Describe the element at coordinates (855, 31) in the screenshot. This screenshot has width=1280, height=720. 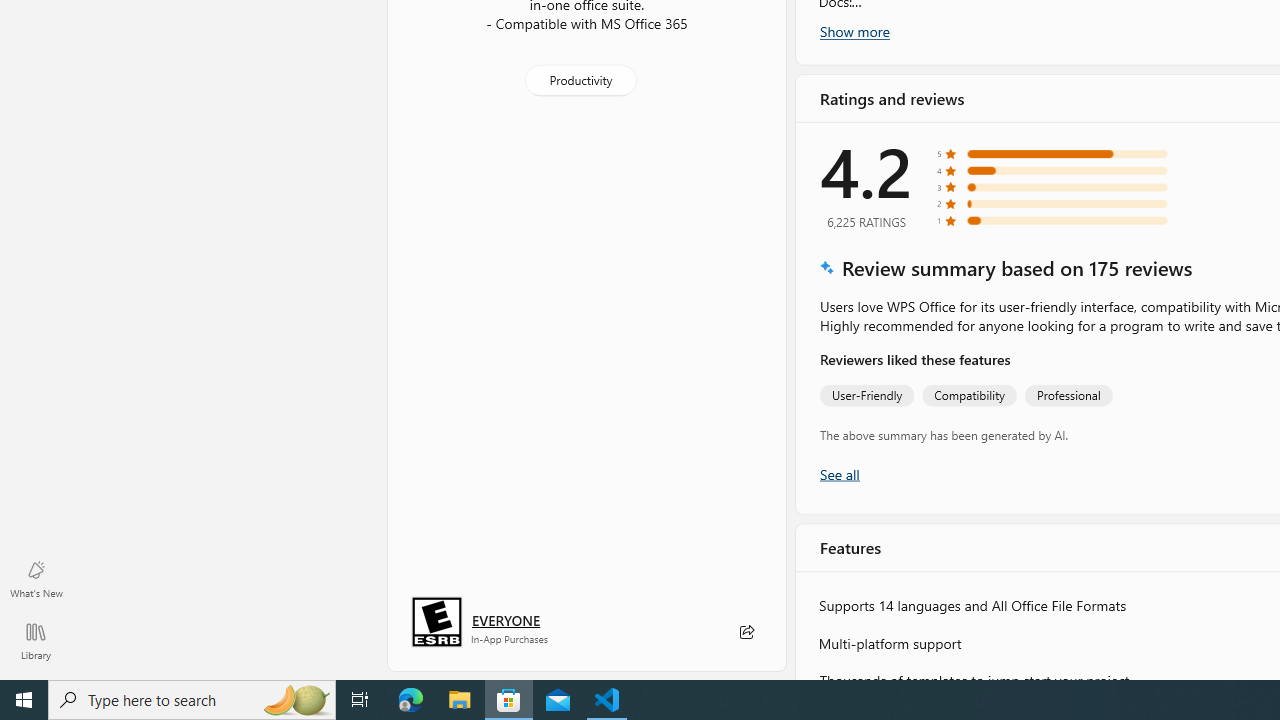
I see `'Show more'` at that location.